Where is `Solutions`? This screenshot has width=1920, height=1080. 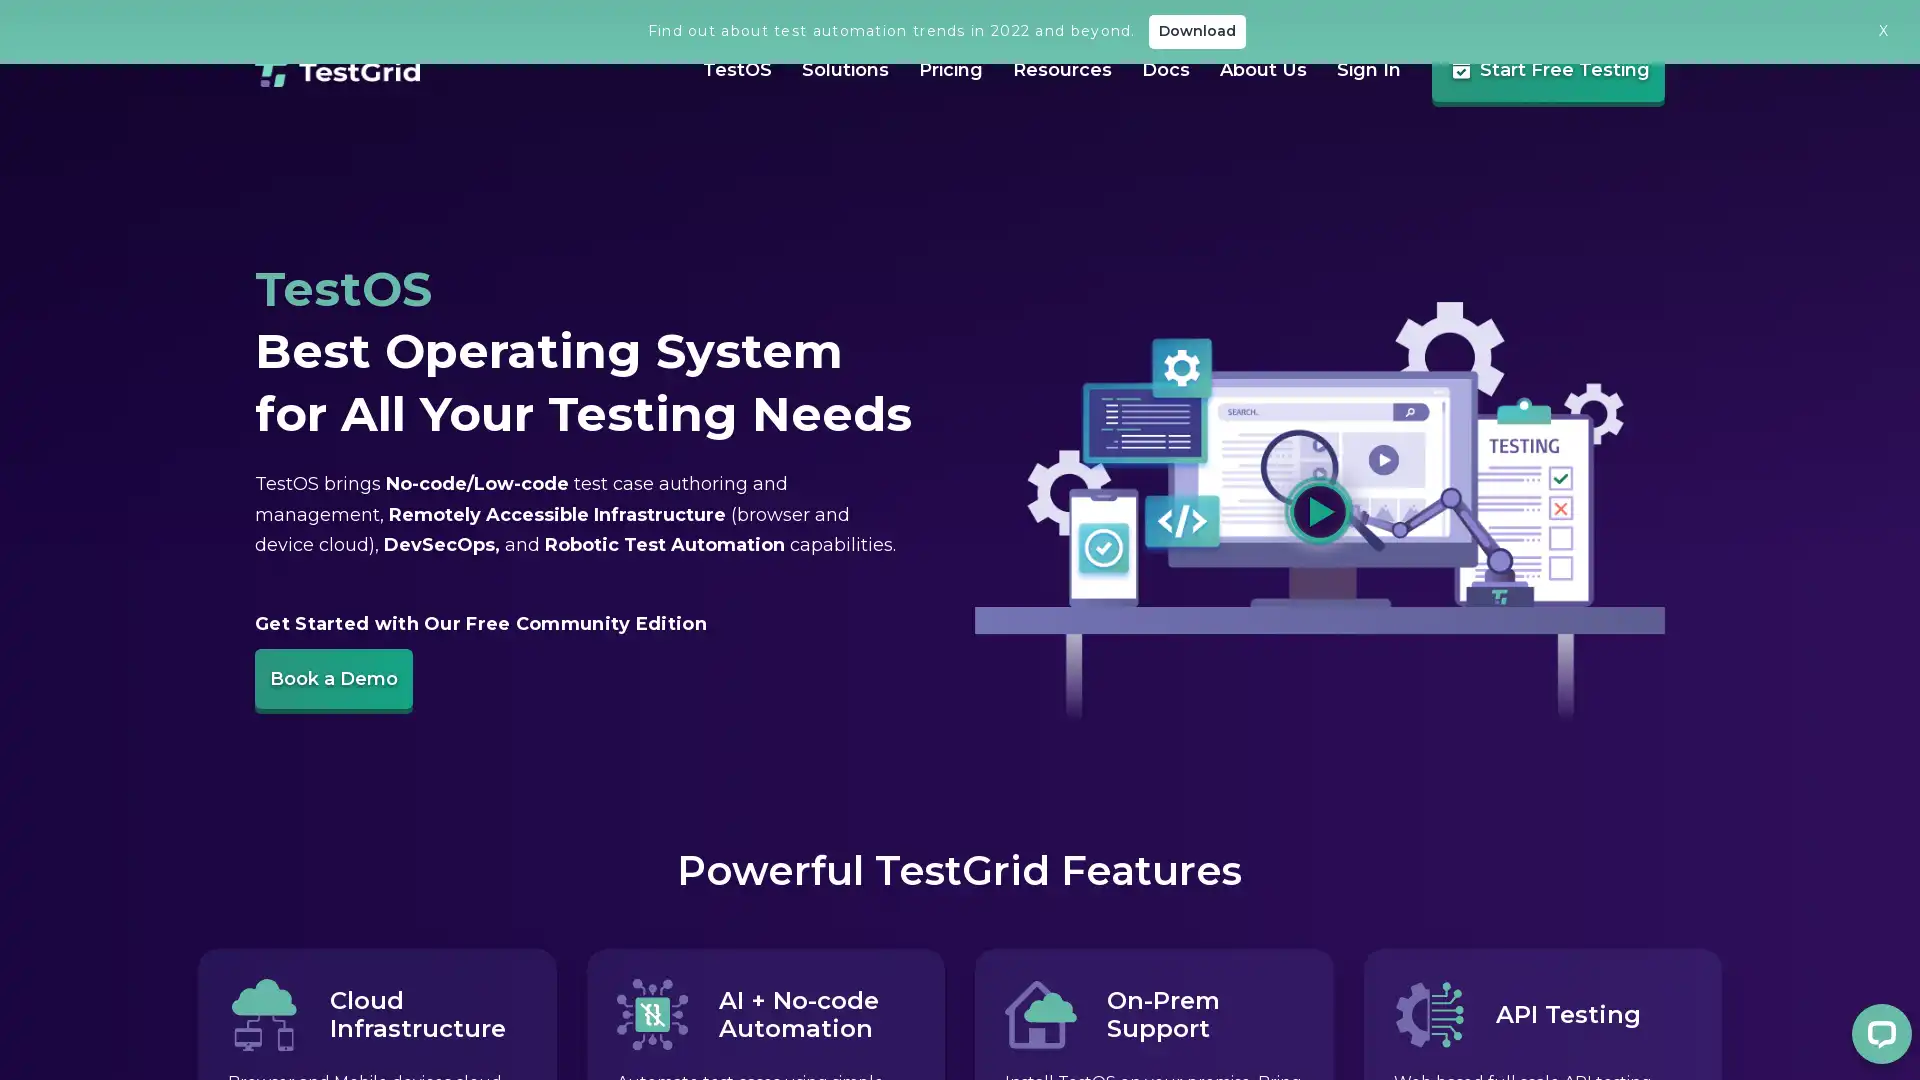 Solutions is located at coordinates (825, 125).